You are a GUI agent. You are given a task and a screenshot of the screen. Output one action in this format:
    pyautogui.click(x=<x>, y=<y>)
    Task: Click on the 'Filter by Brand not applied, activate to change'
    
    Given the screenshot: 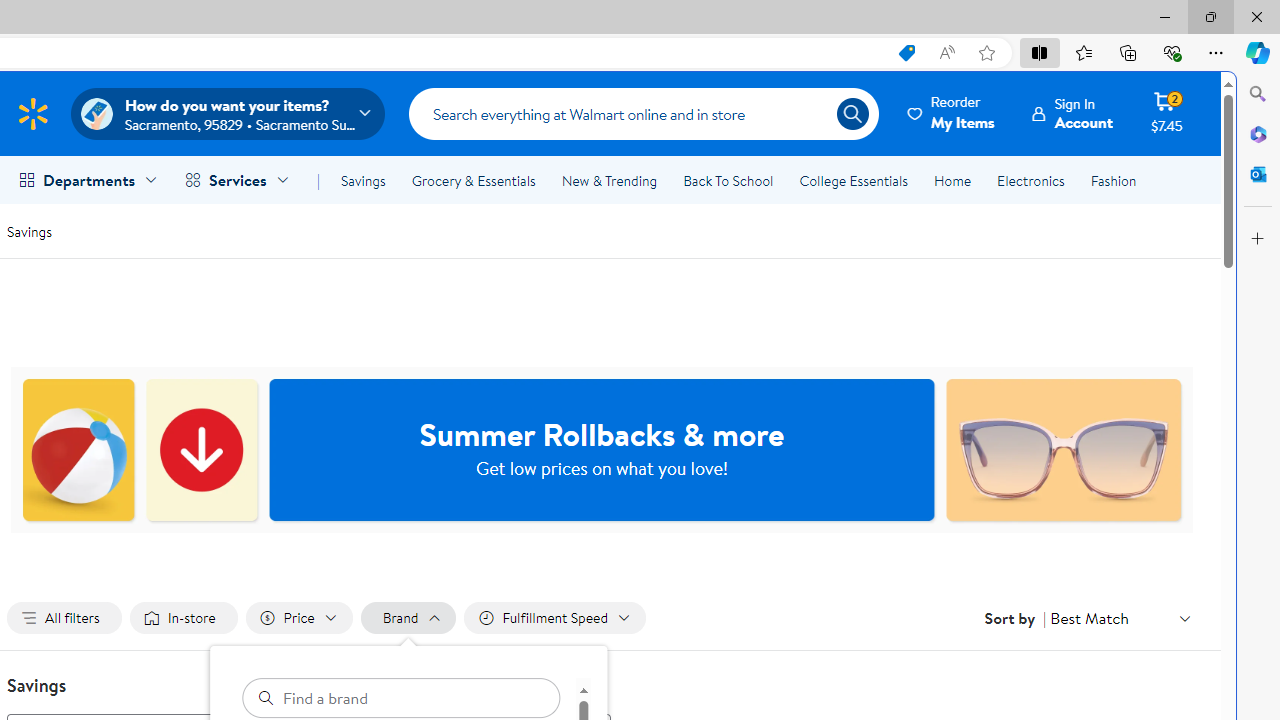 What is the action you would take?
    pyautogui.click(x=407, y=617)
    